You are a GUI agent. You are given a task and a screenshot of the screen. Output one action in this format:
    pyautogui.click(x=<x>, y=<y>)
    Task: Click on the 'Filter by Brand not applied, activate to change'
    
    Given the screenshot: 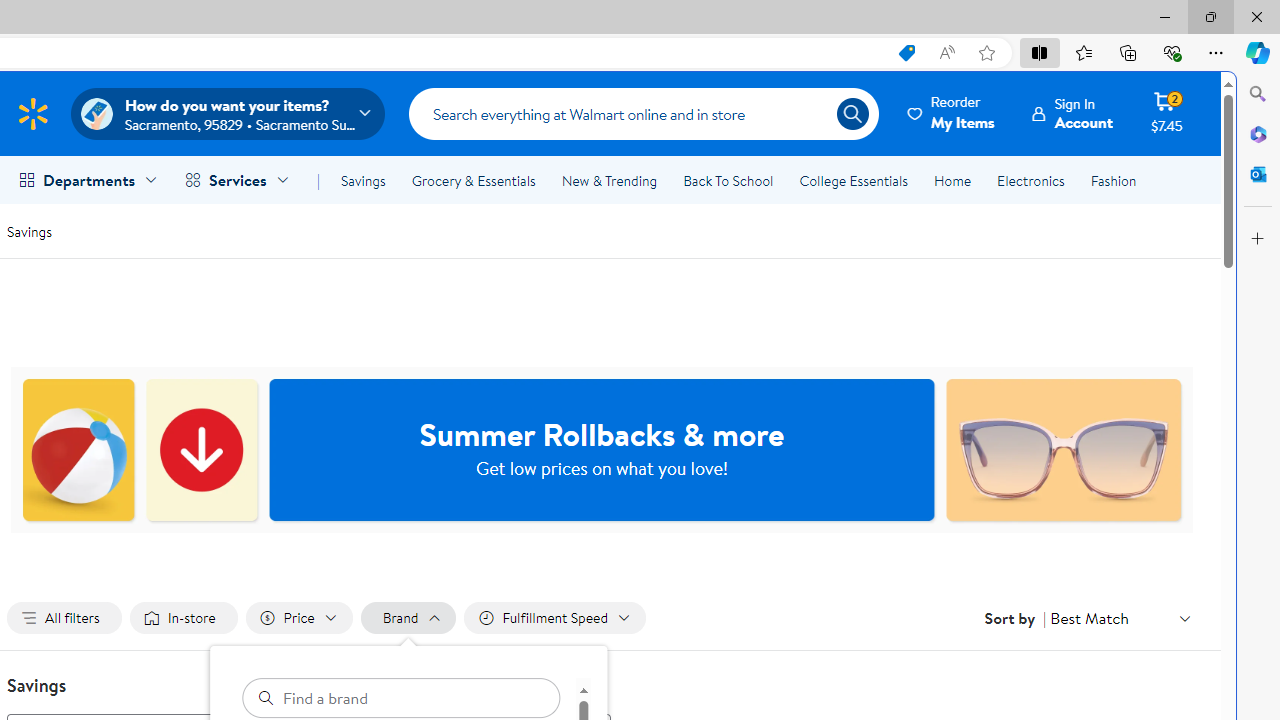 What is the action you would take?
    pyautogui.click(x=407, y=617)
    